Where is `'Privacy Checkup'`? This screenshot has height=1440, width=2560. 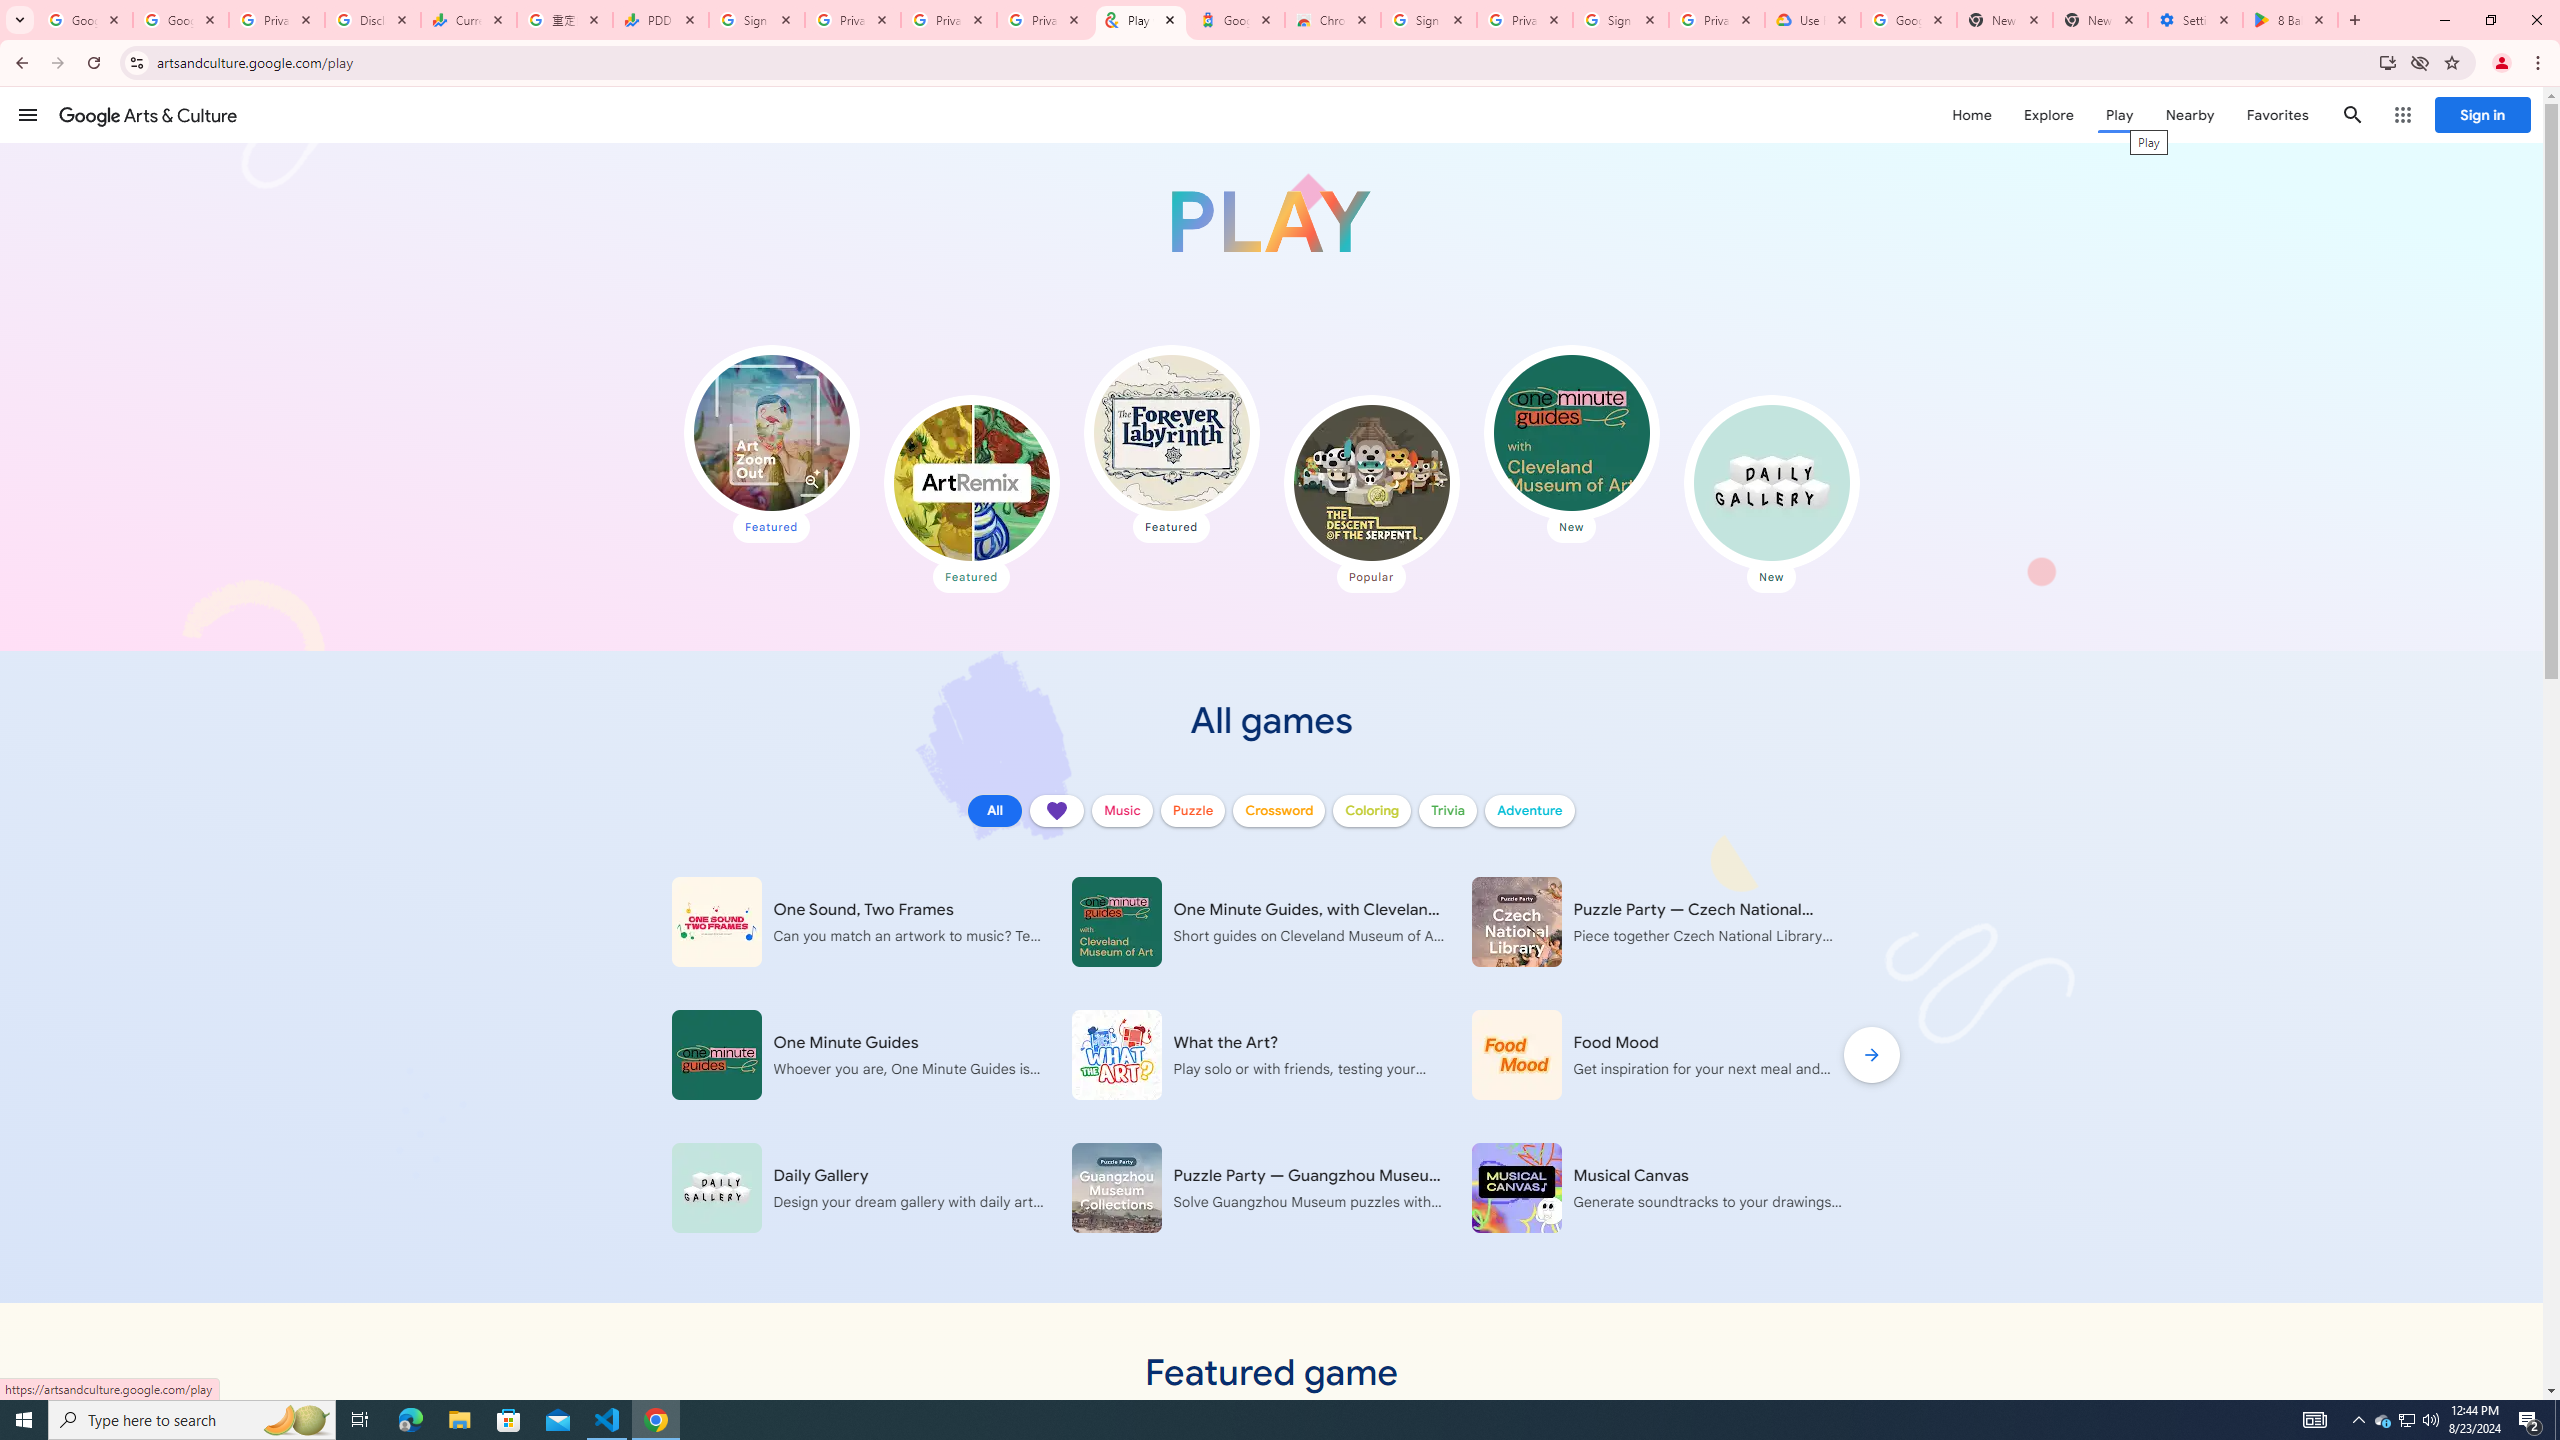 'Privacy Checkup' is located at coordinates (1043, 19).